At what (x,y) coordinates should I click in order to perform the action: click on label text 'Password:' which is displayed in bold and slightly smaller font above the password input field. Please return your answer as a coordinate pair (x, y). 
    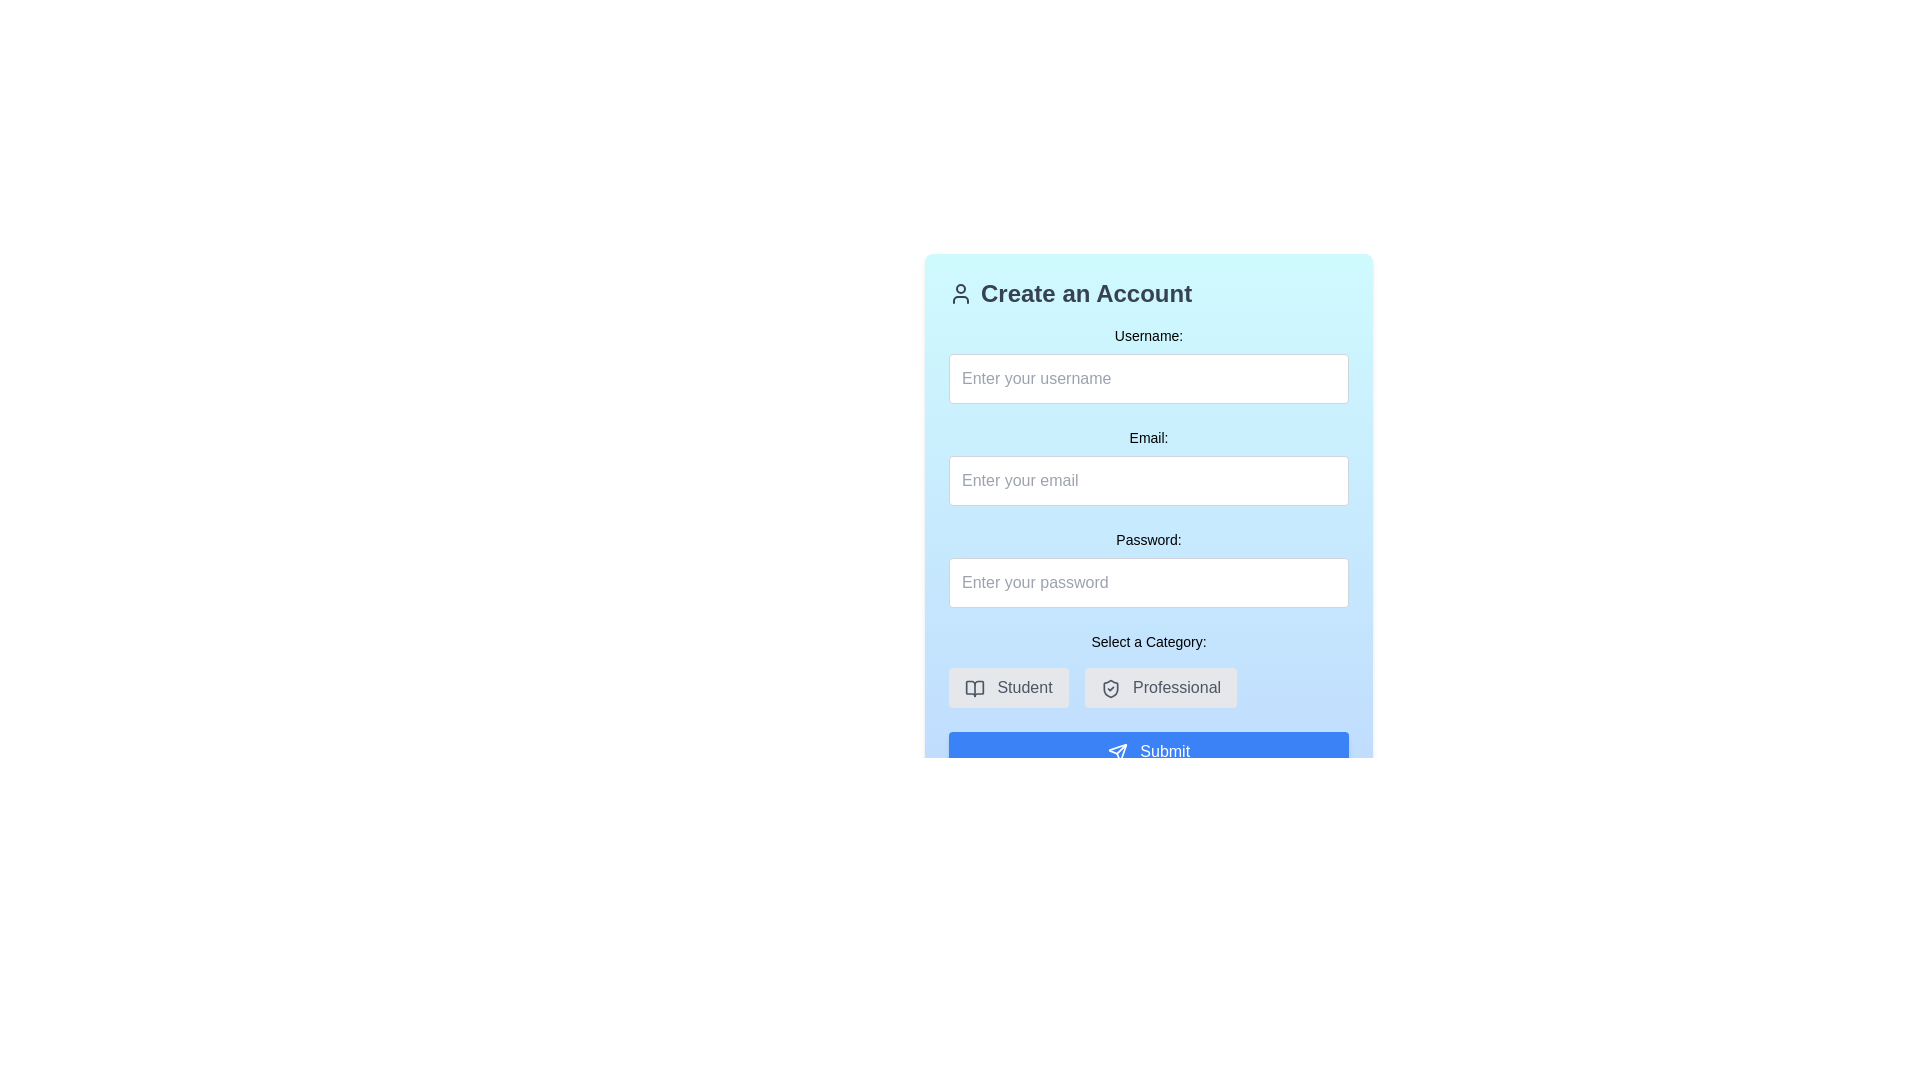
    Looking at the image, I should click on (1148, 540).